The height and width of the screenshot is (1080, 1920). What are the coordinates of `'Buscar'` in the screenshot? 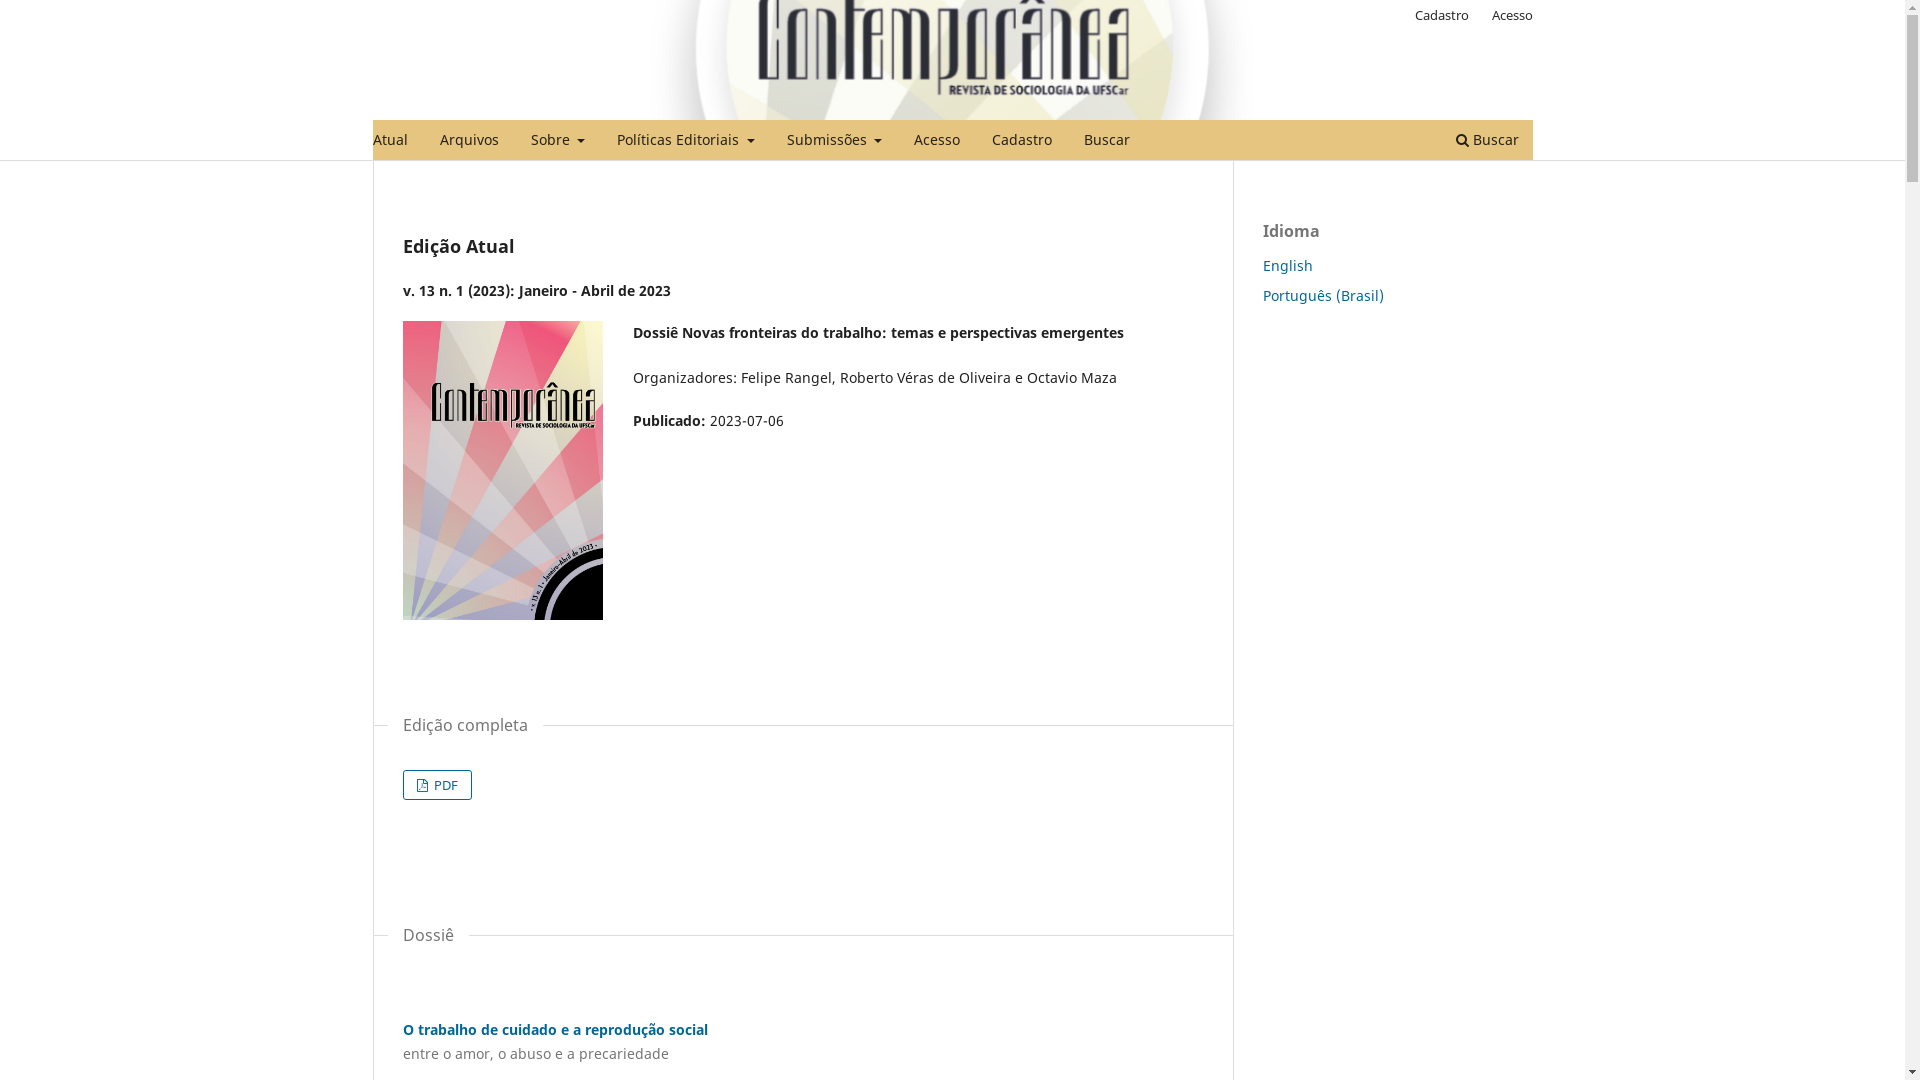 It's located at (1486, 141).